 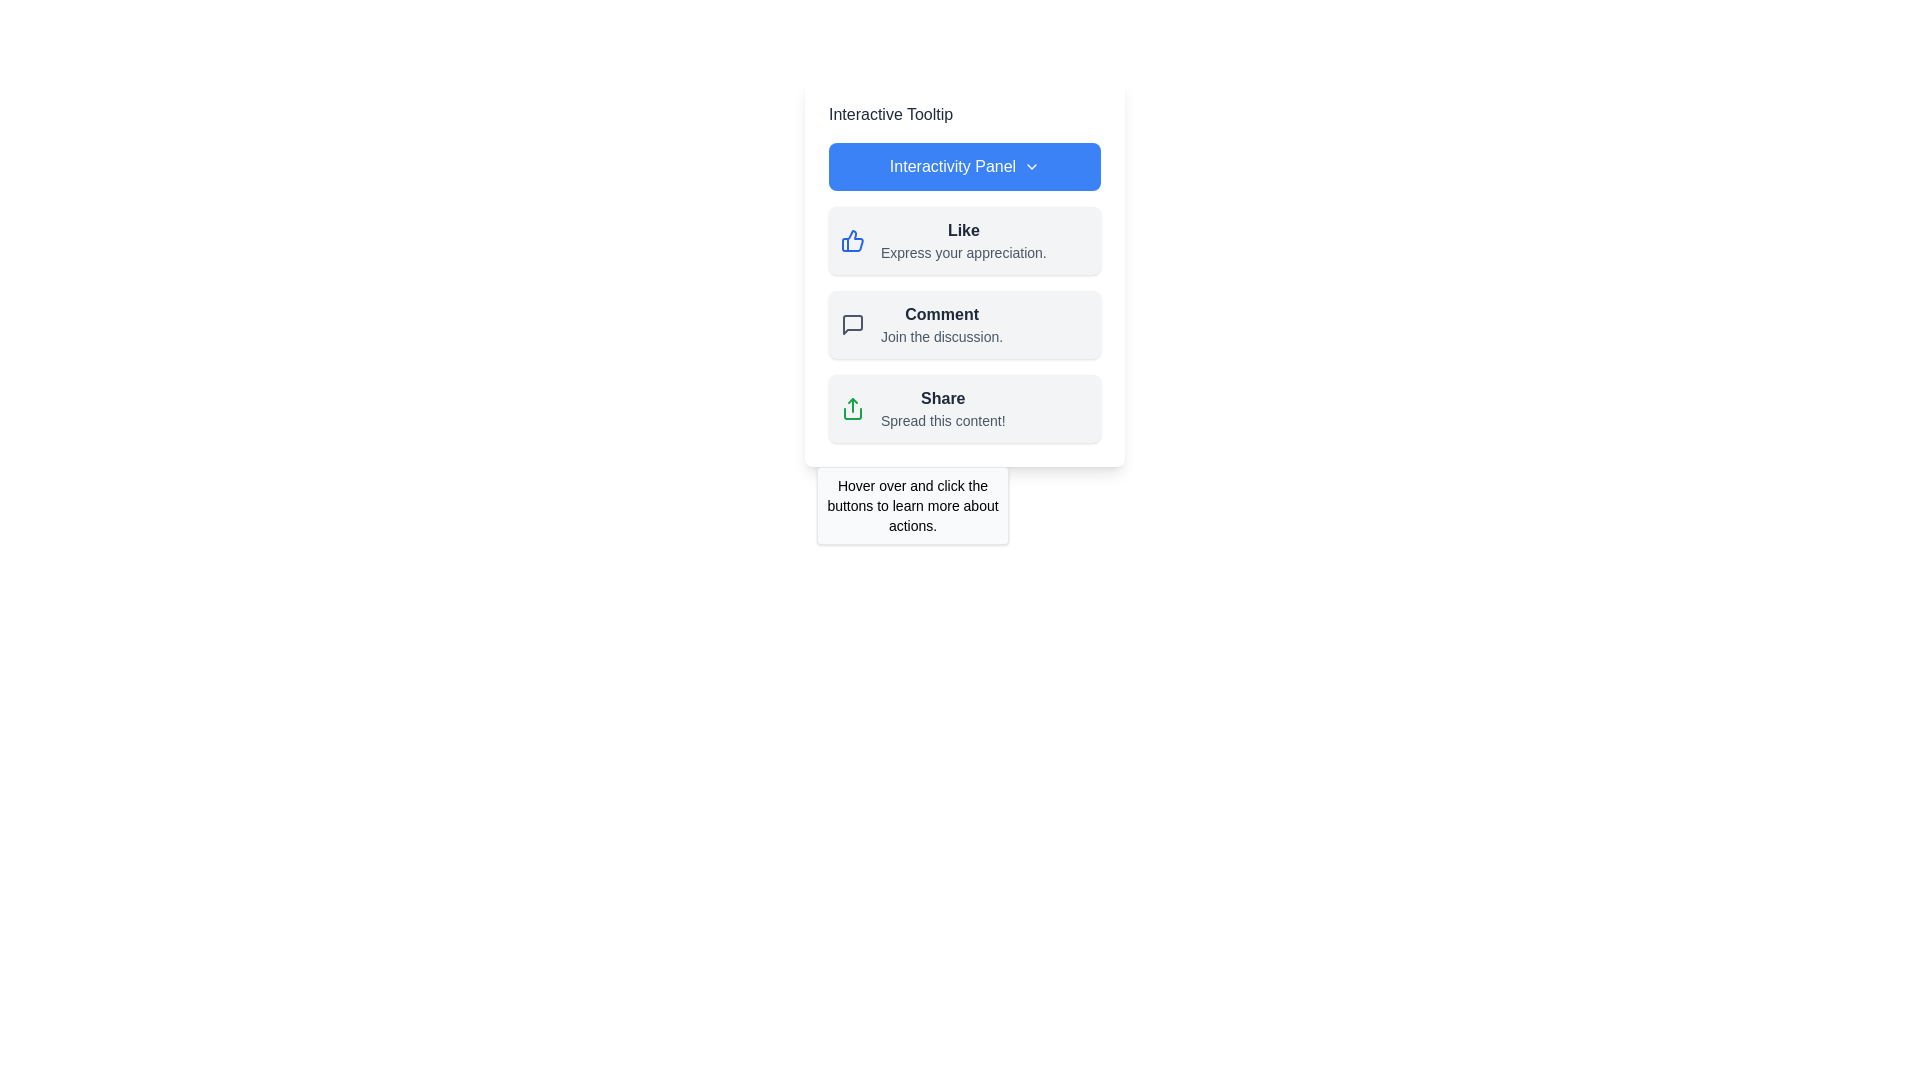 What do you see at coordinates (911, 504) in the screenshot?
I see `information from the informational tooltip located below the 'Interactive Tooltip' panel, which contains the text 'Hover over and click the buttons to learn more about actions.'` at bounding box center [911, 504].